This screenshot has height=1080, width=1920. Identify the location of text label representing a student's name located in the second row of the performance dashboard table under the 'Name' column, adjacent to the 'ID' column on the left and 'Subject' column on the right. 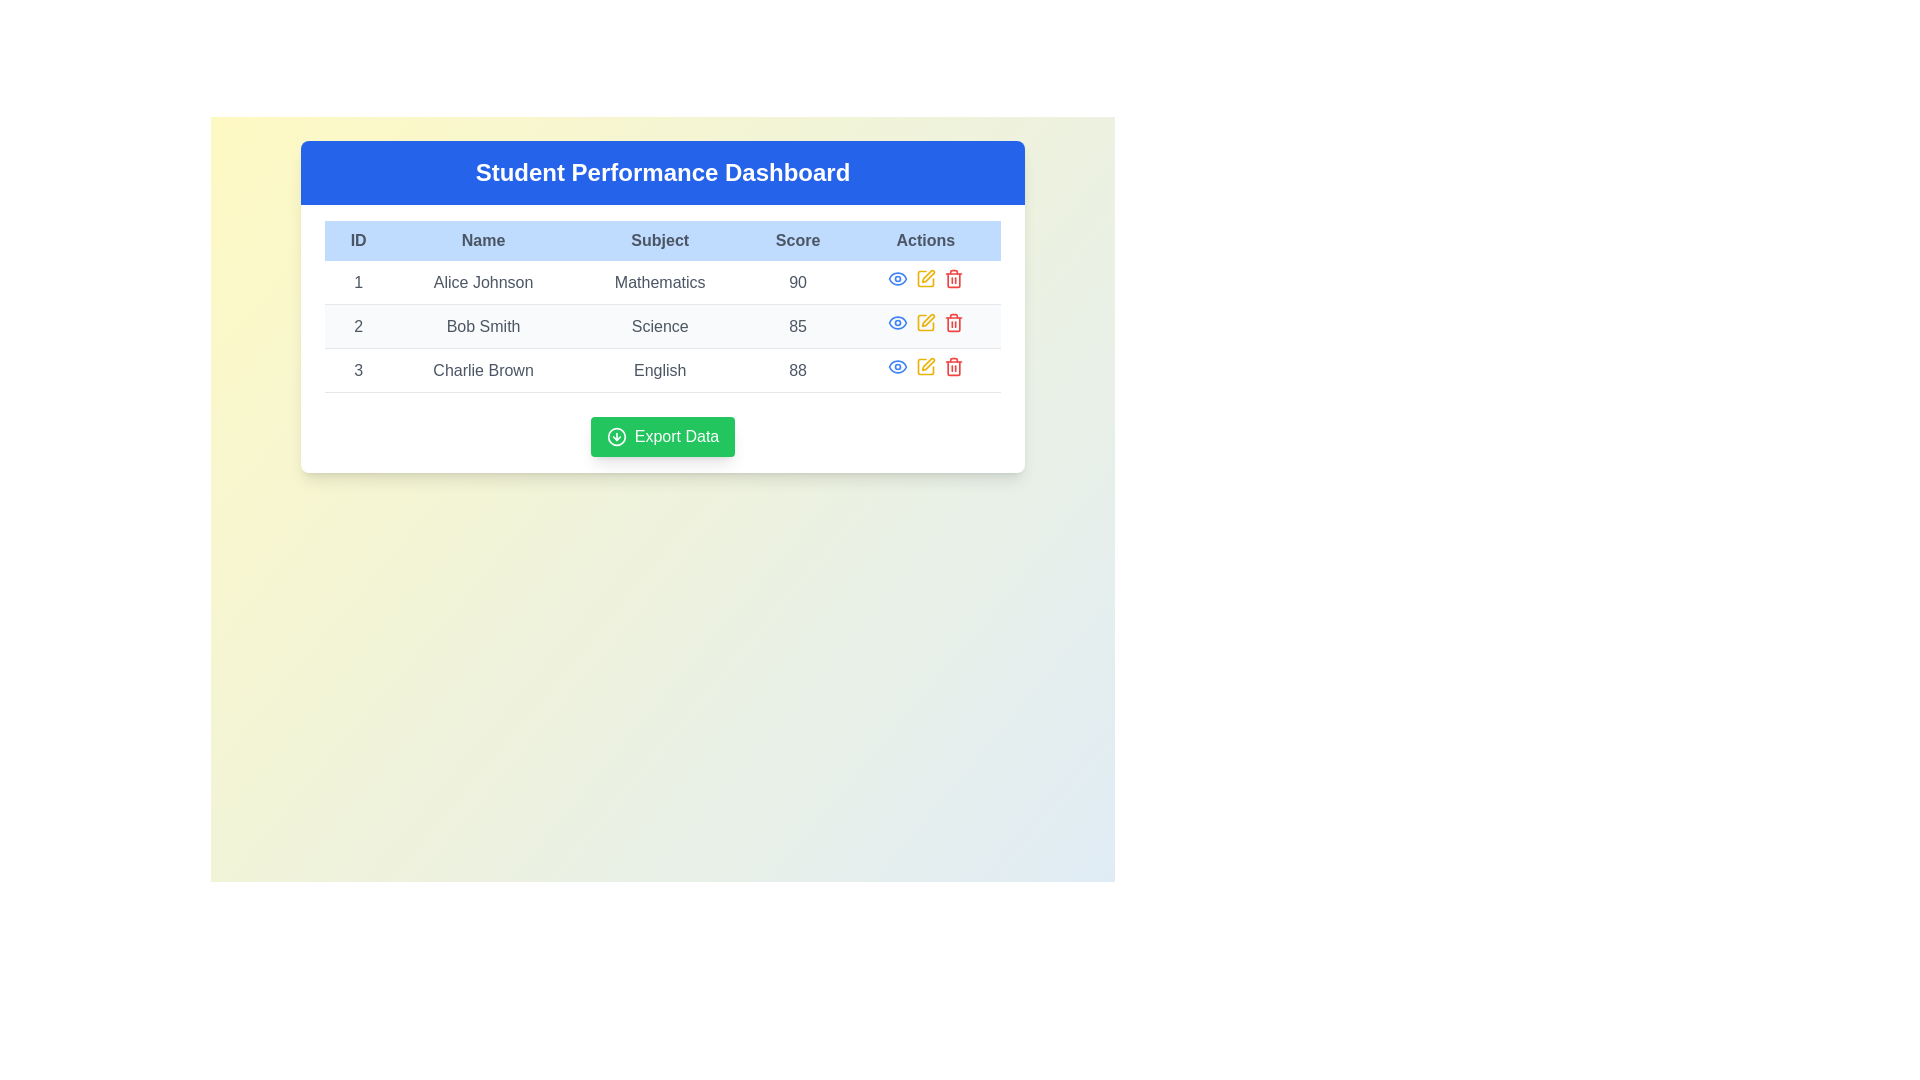
(483, 325).